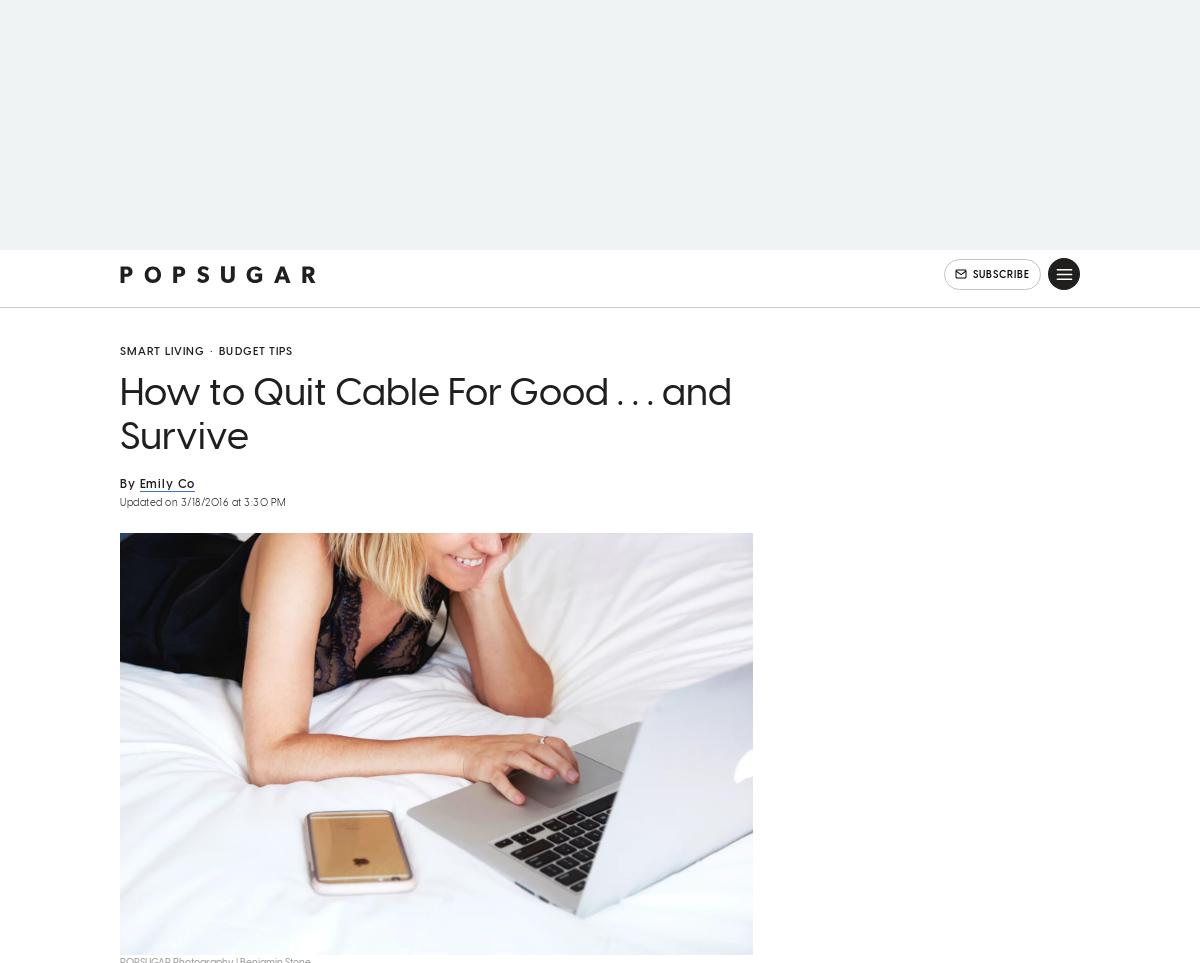 The image size is (1200, 963). What do you see at coordinates (161, 377) in the screenshot?
I see `'Smart Living'` at bounding box center [161, 377].